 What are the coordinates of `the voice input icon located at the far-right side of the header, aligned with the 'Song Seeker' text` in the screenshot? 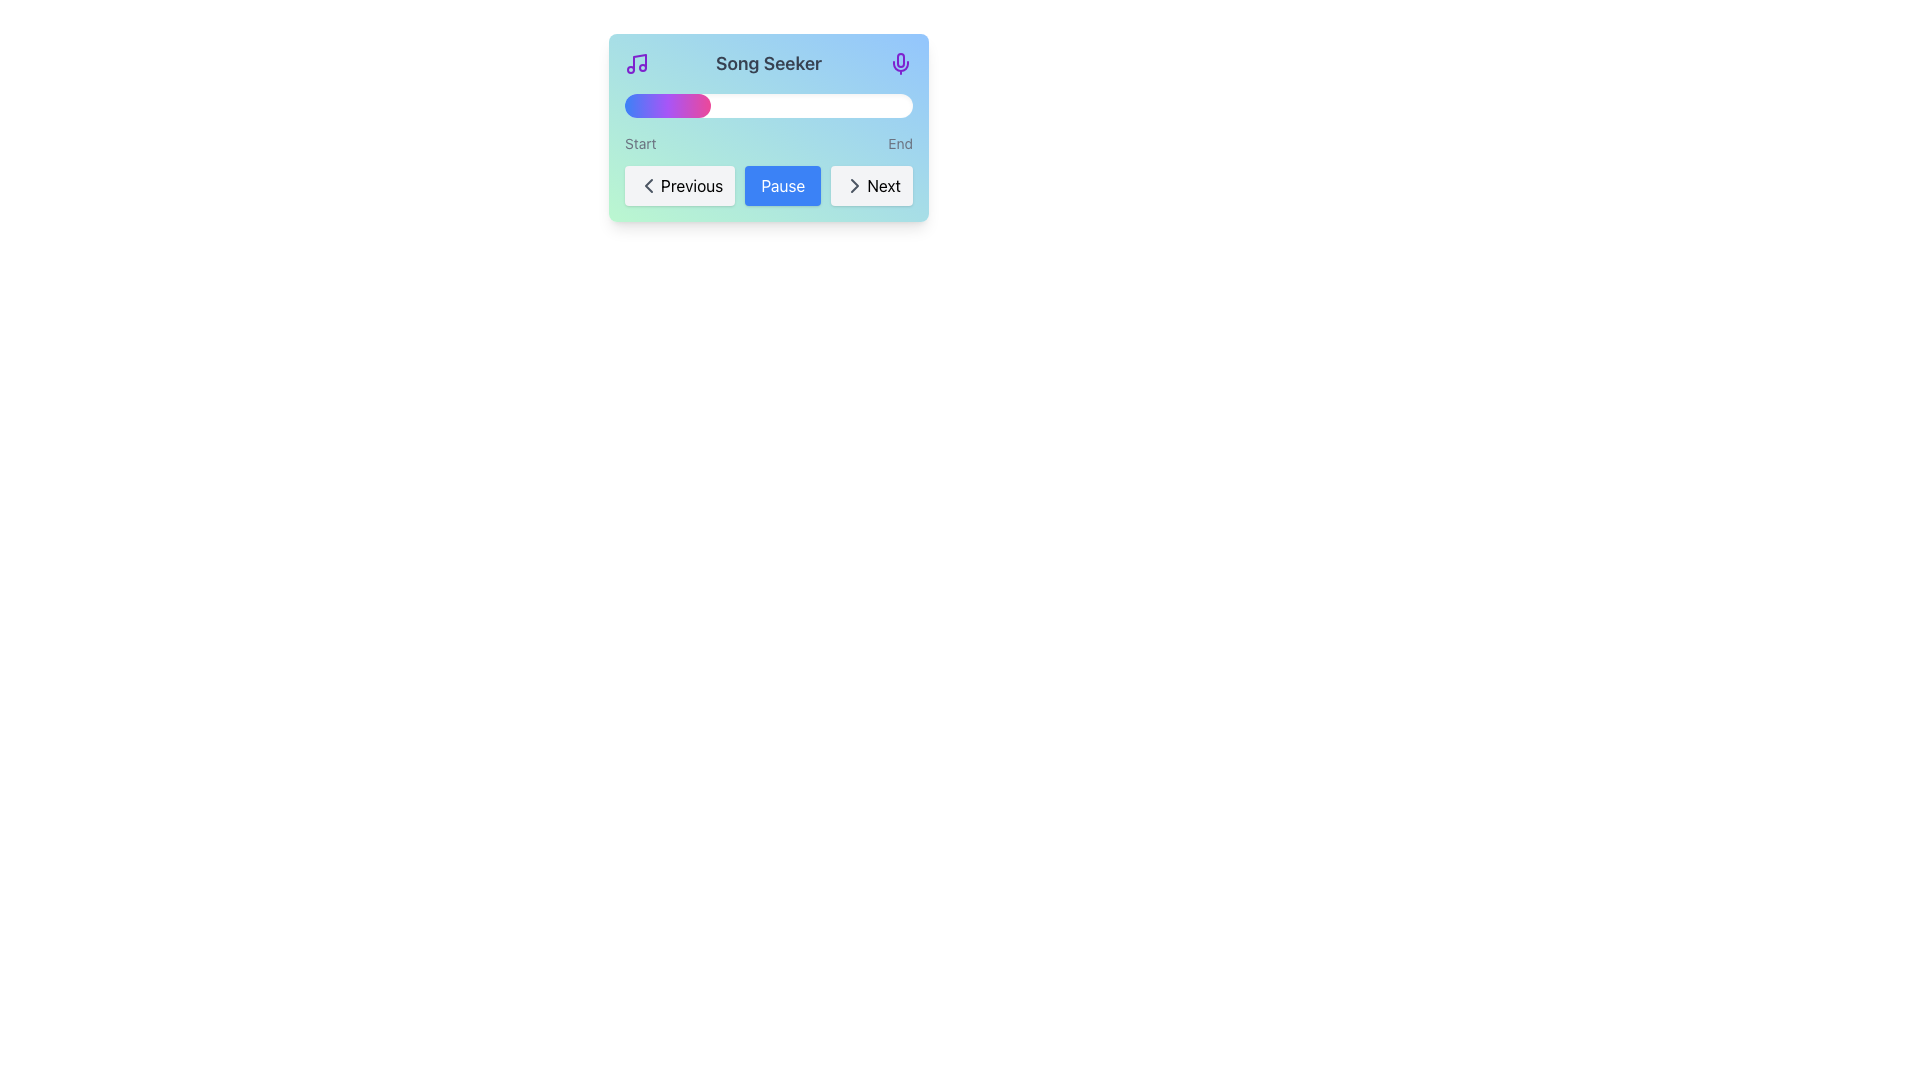 It's located at (900, 63).